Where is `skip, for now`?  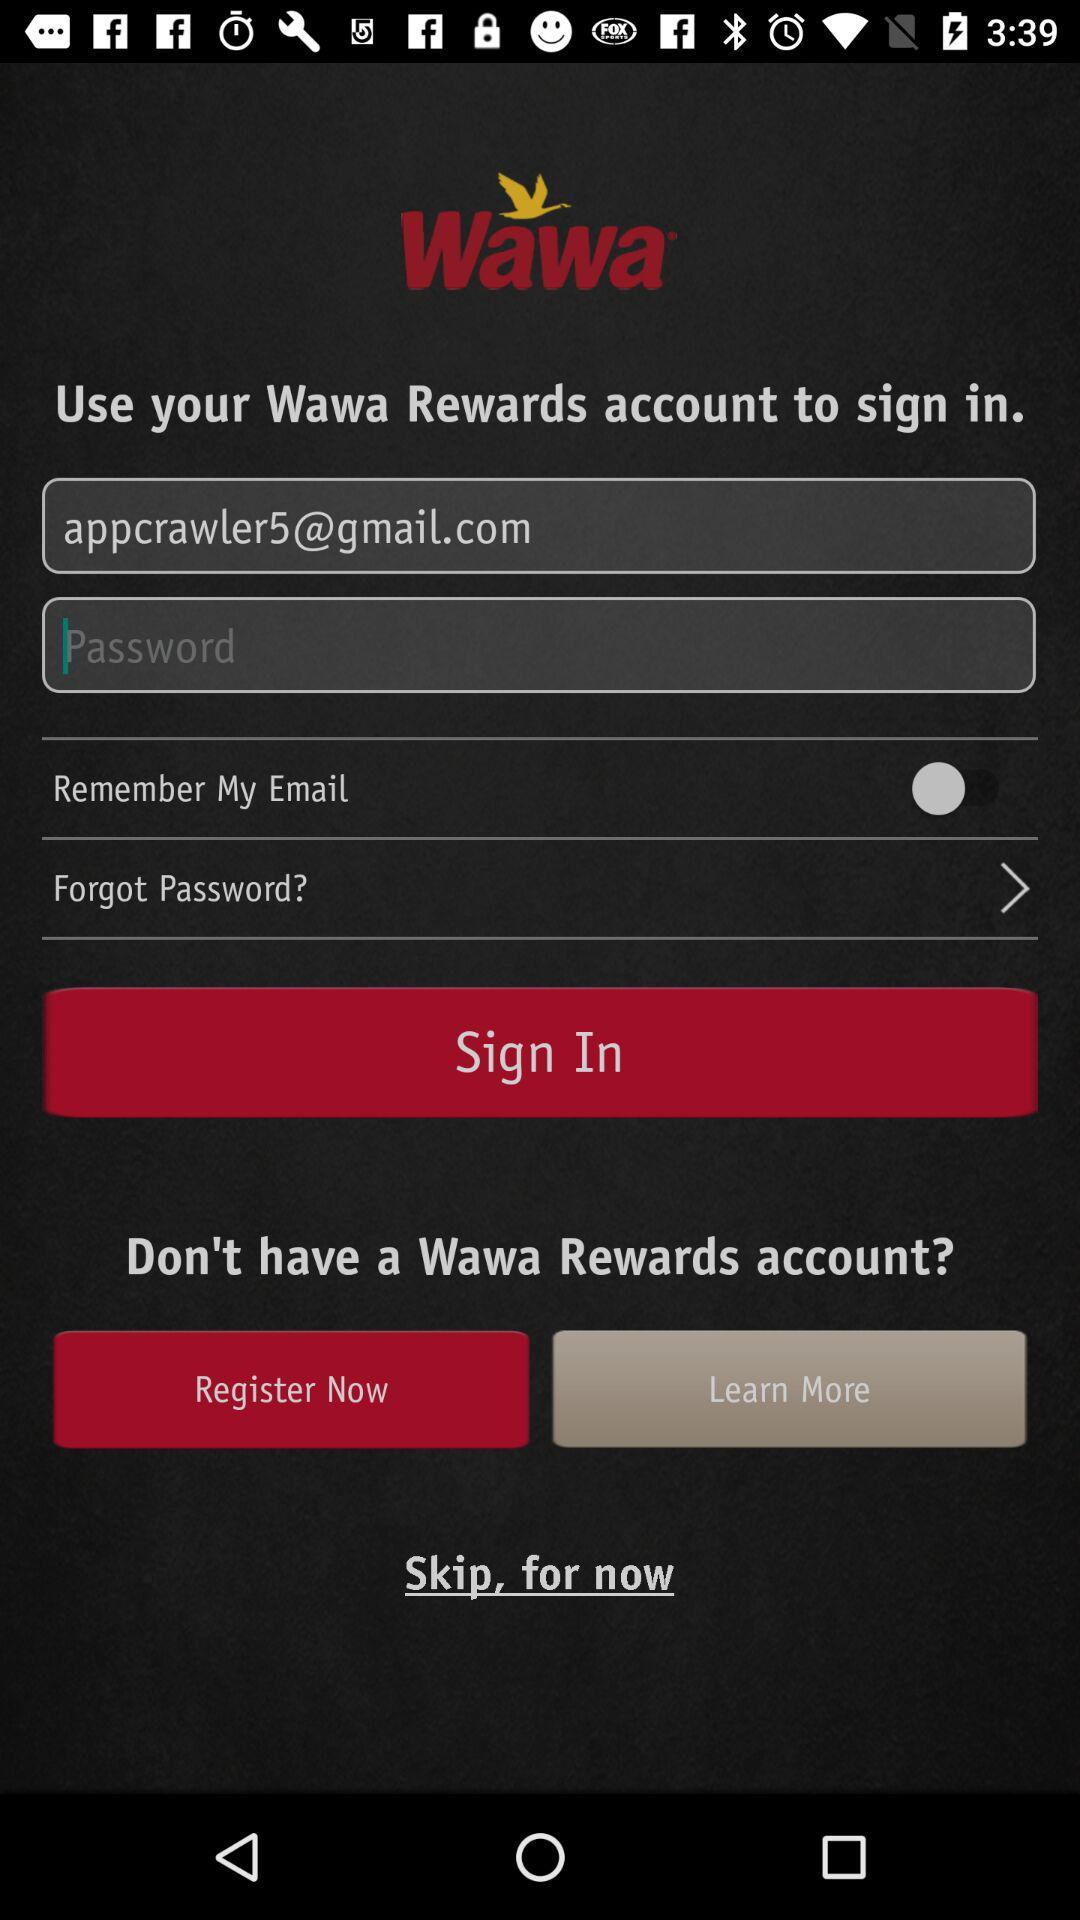 skip, for now is located at coordinates (538, 1571).